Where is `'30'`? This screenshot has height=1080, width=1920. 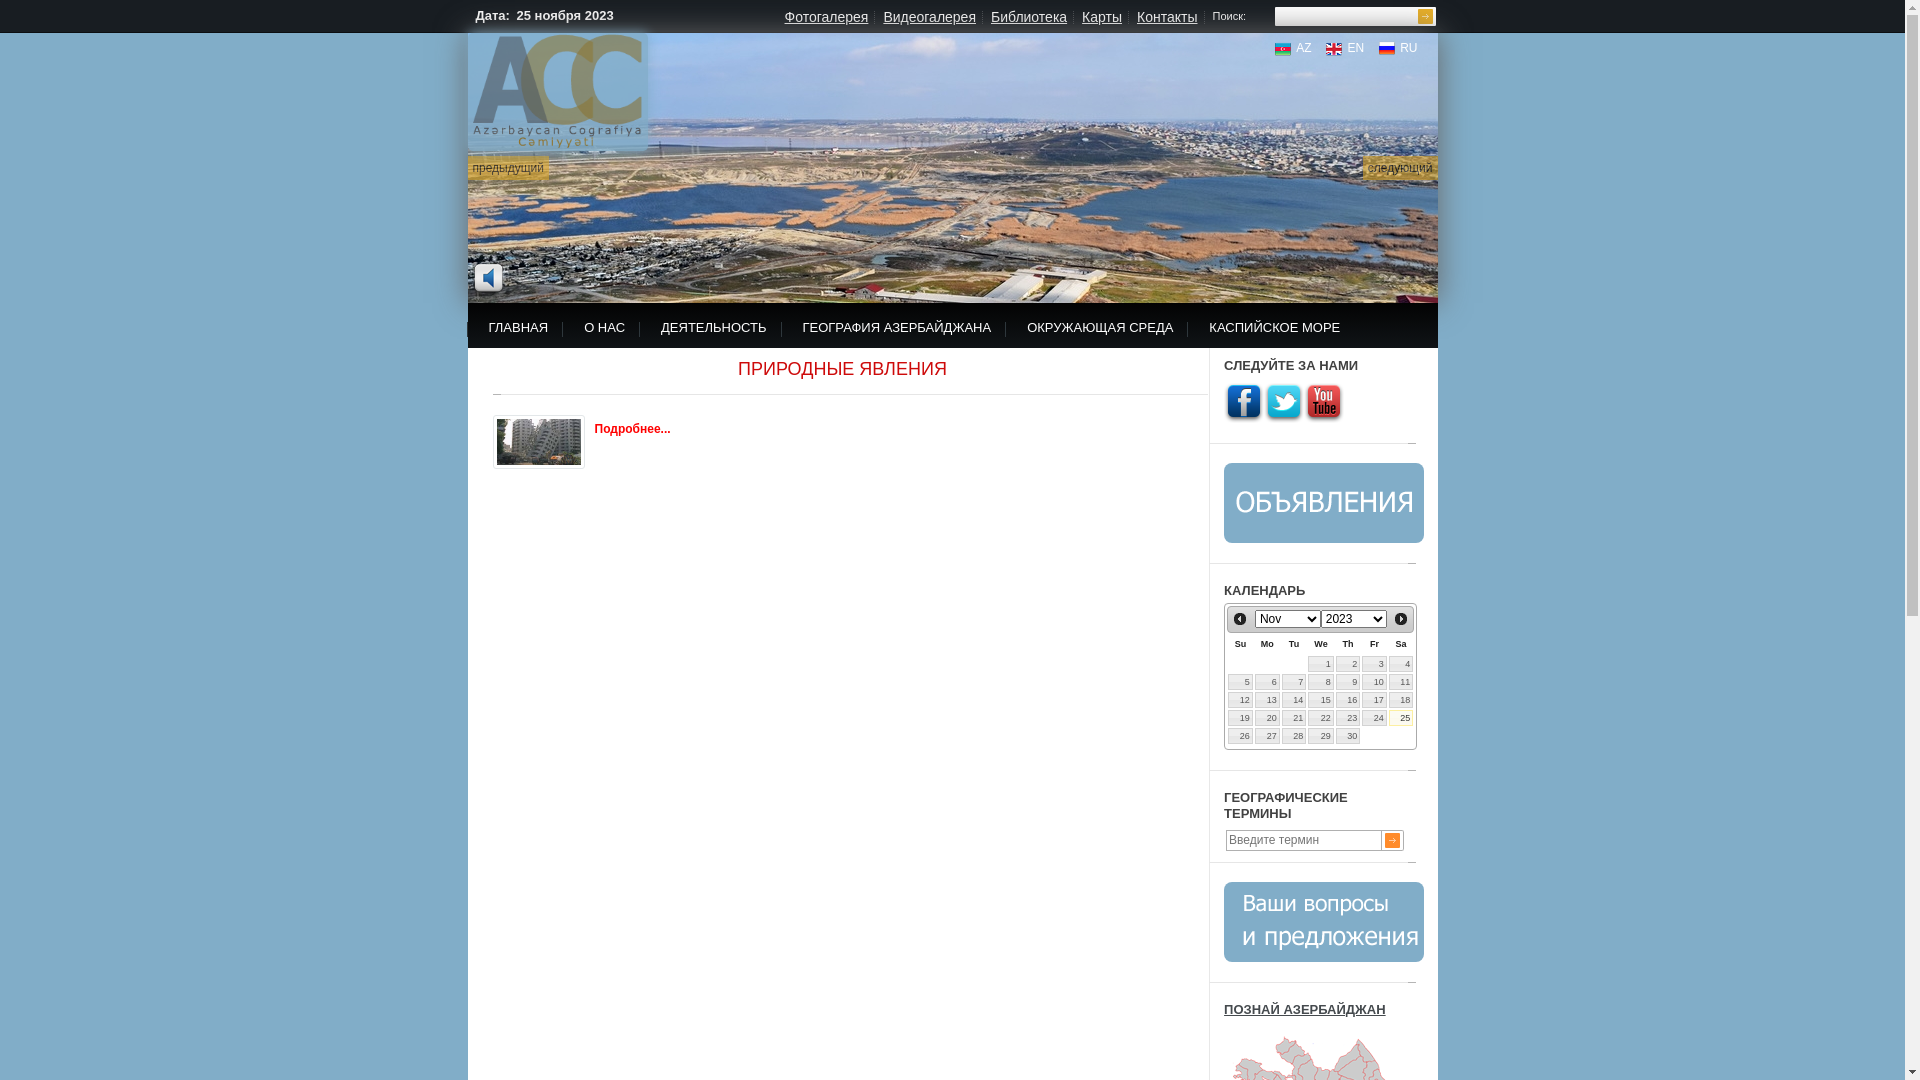
'30' is located at coordinates (1348, 736).